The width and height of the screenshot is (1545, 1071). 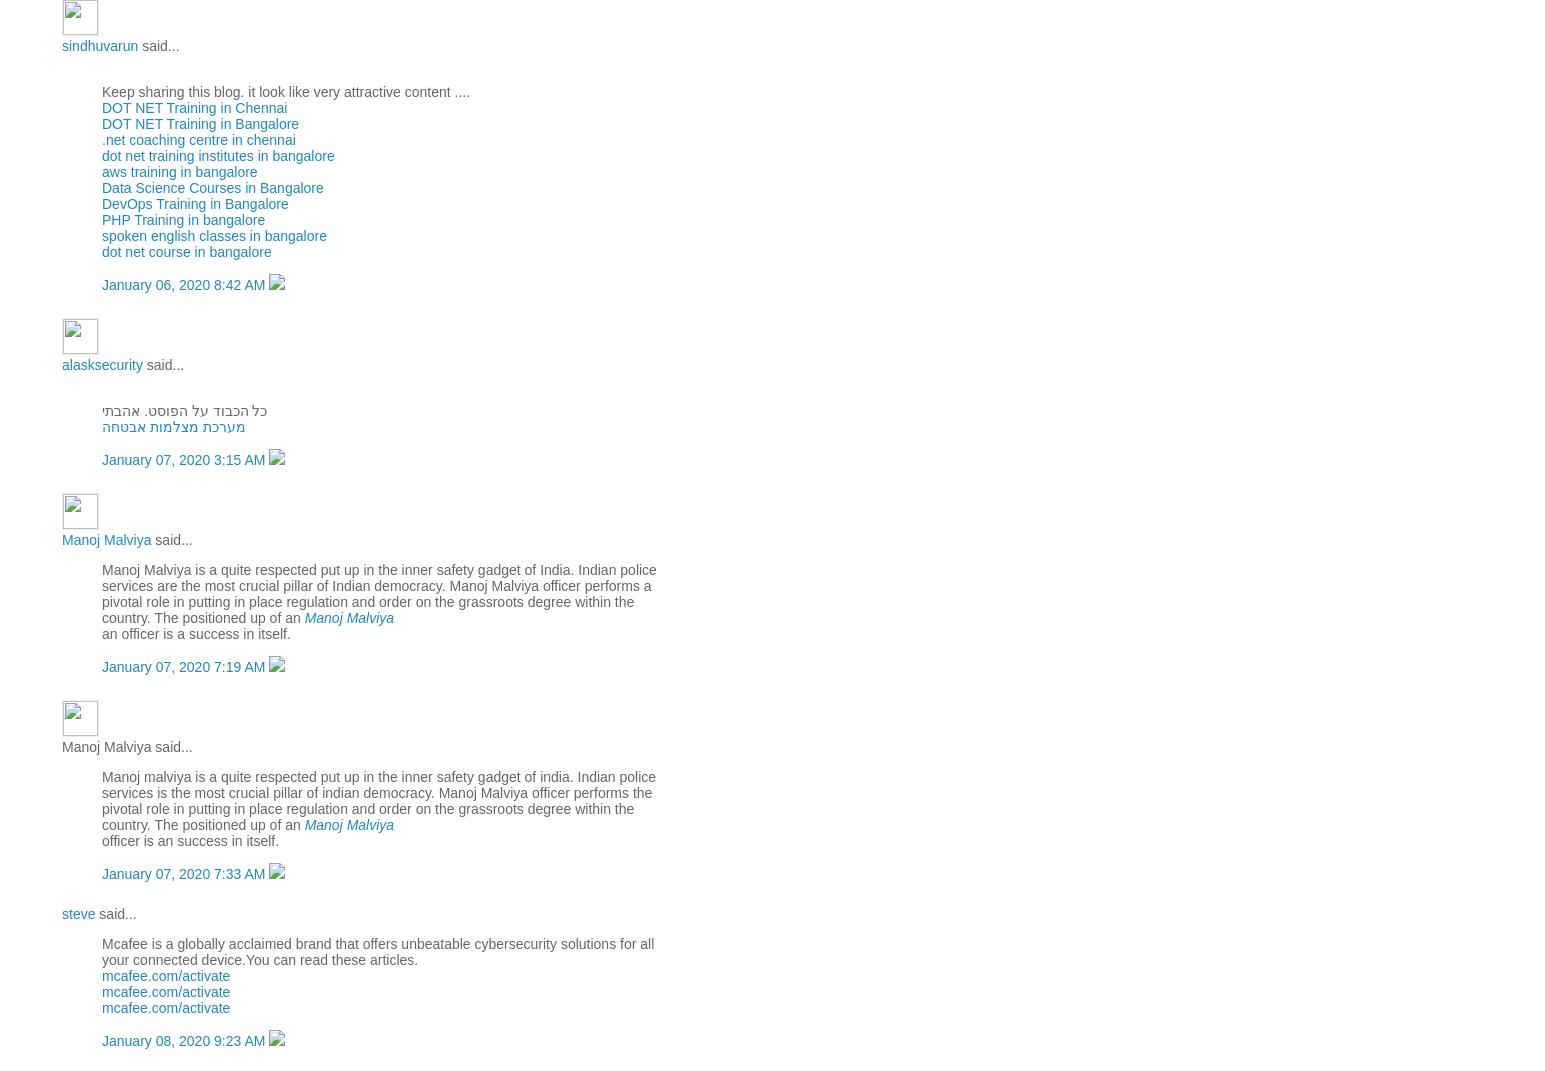 What do you see at coordinates (100, 139) in the screenshot?
I see `'.net coaching centre in chennai'` at bounding box center [100, 139].